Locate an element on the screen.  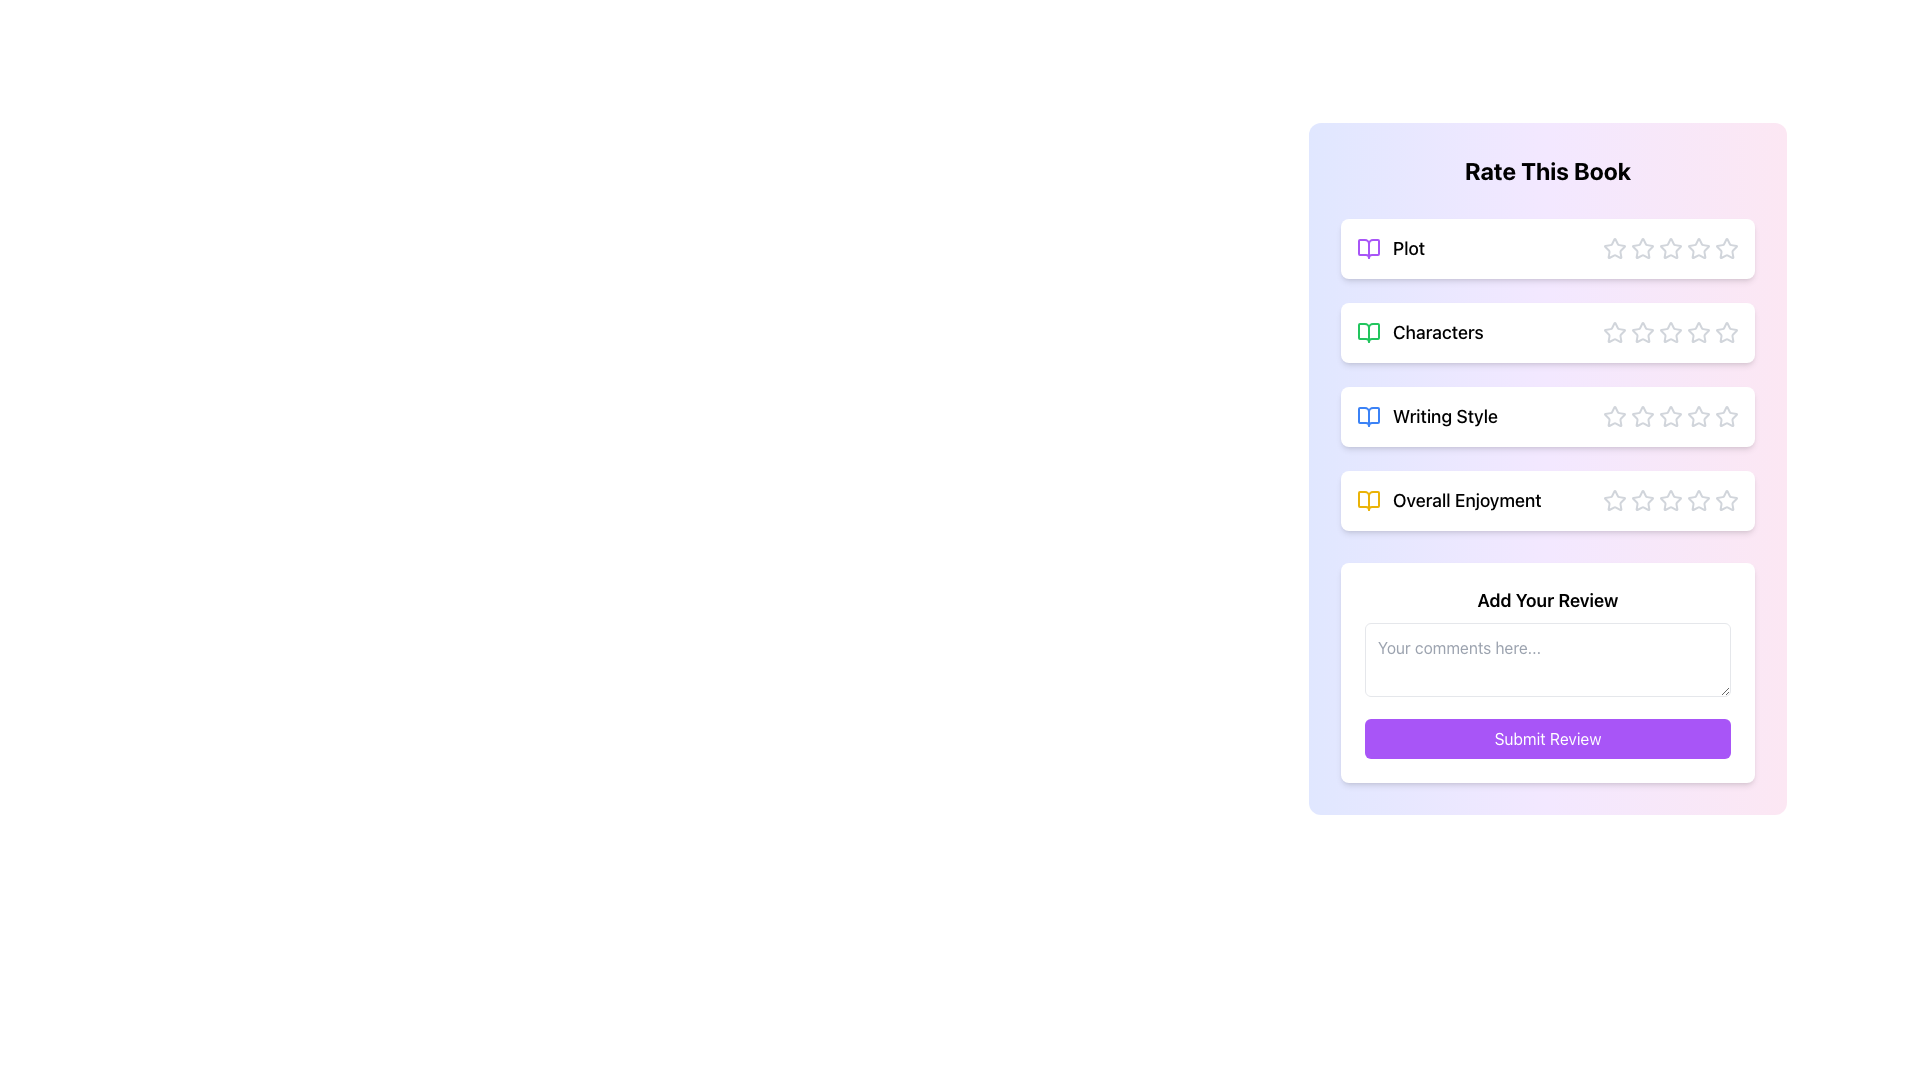
the second star icon in the third row of the rating section labeled 'Writing Style' is located at coordinates (1670, 415).